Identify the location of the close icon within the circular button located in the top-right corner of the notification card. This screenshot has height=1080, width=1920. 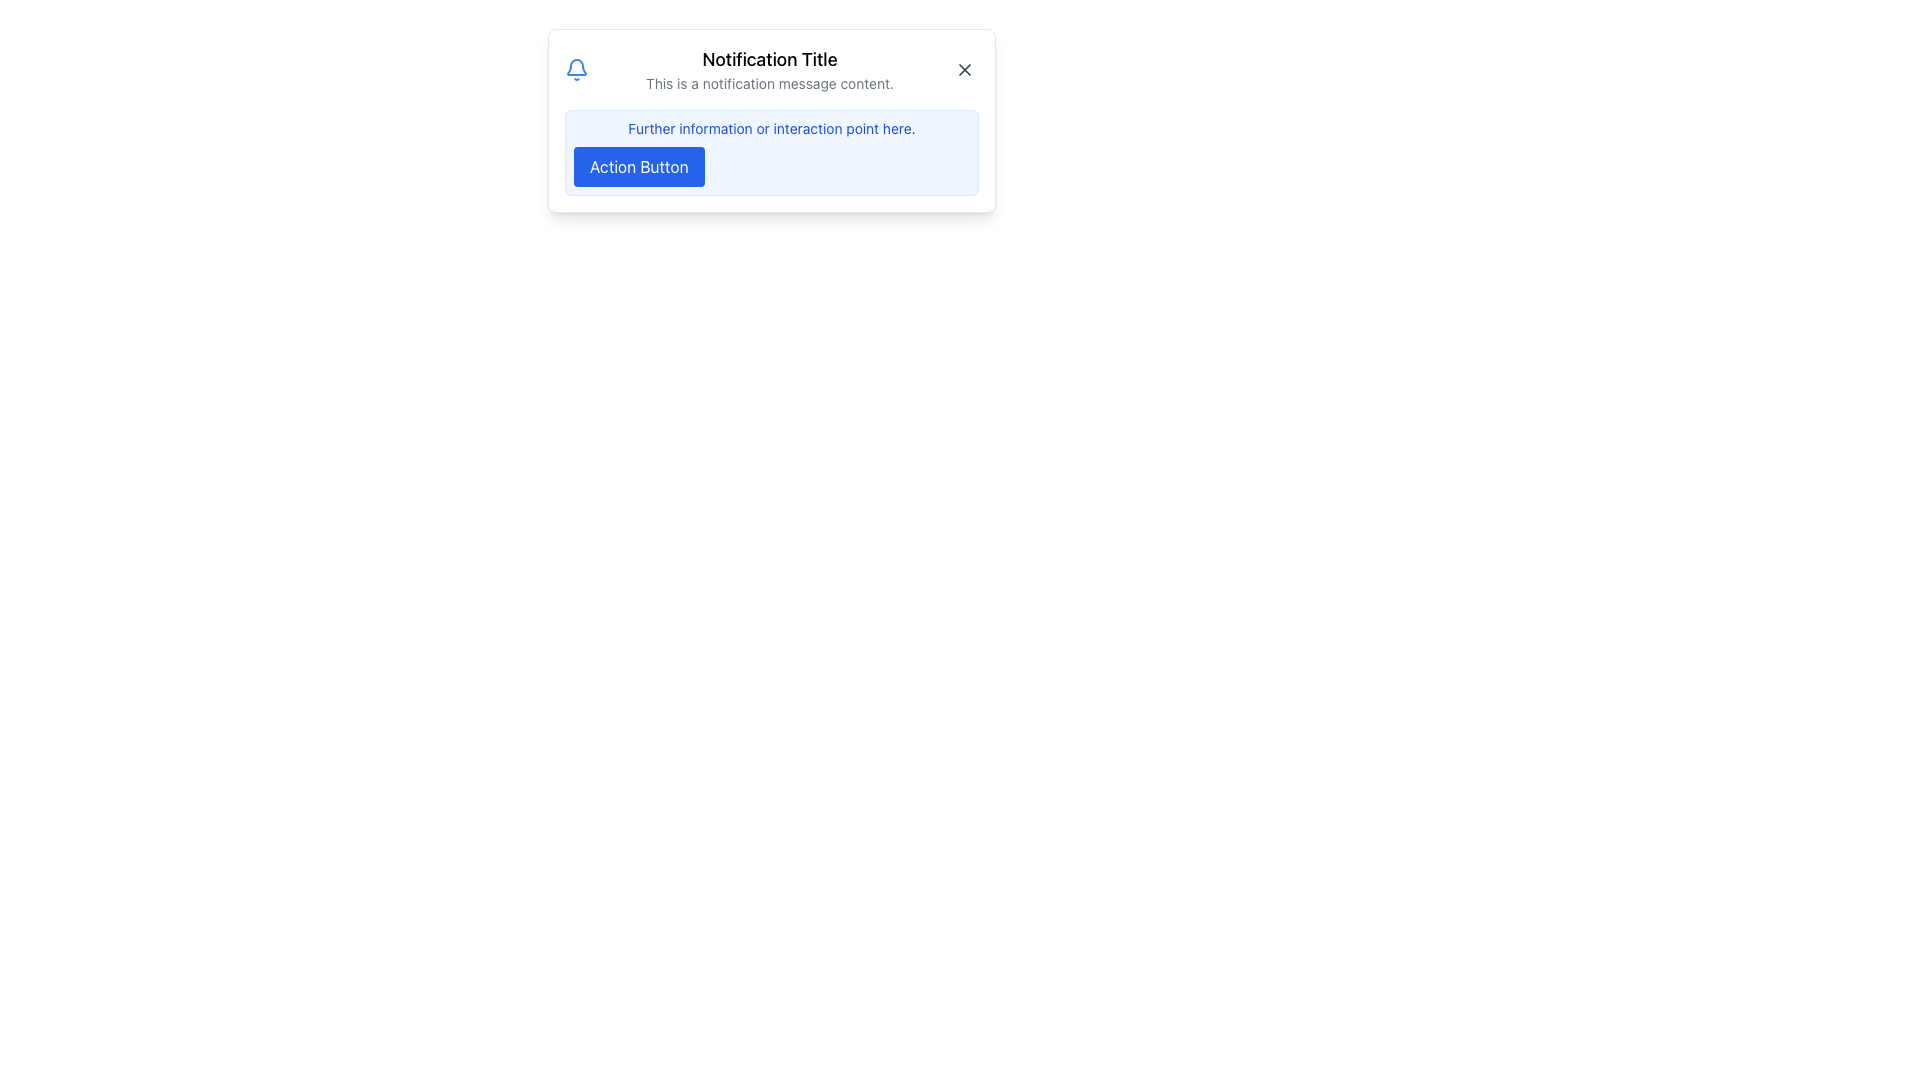
(964, 68).